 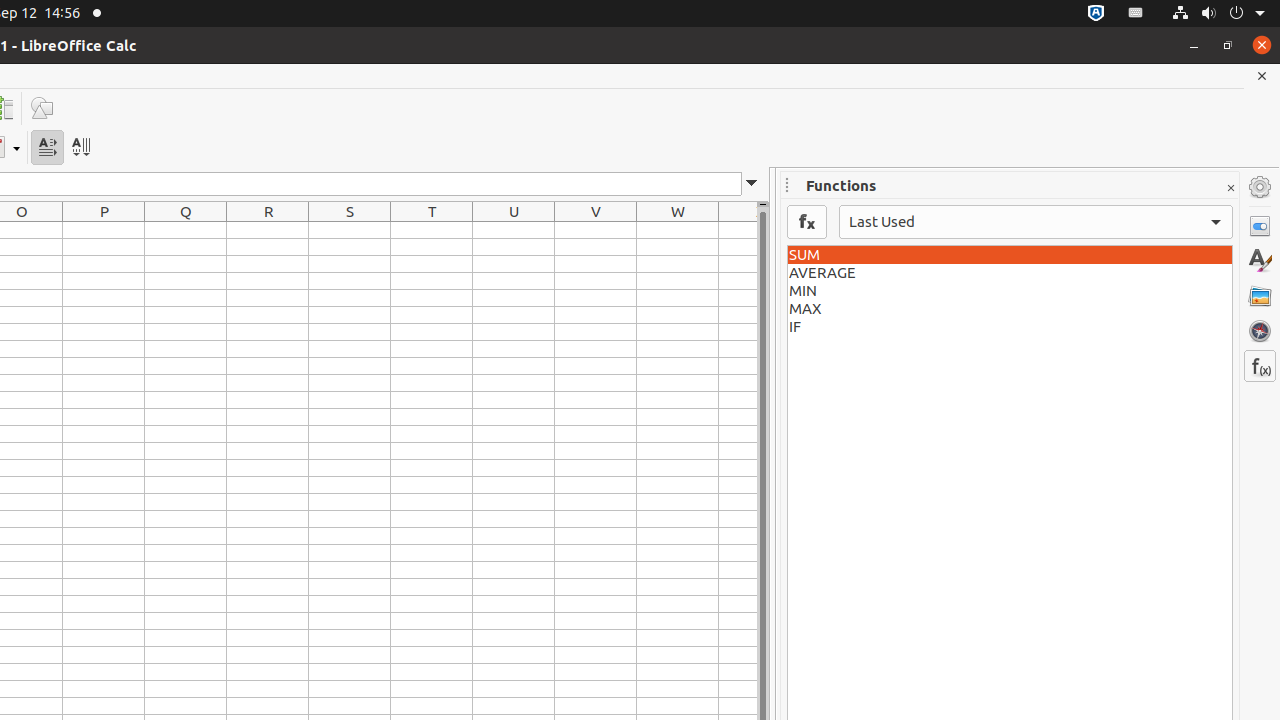 I want to click on 'V1', so click(x=594, y=229).